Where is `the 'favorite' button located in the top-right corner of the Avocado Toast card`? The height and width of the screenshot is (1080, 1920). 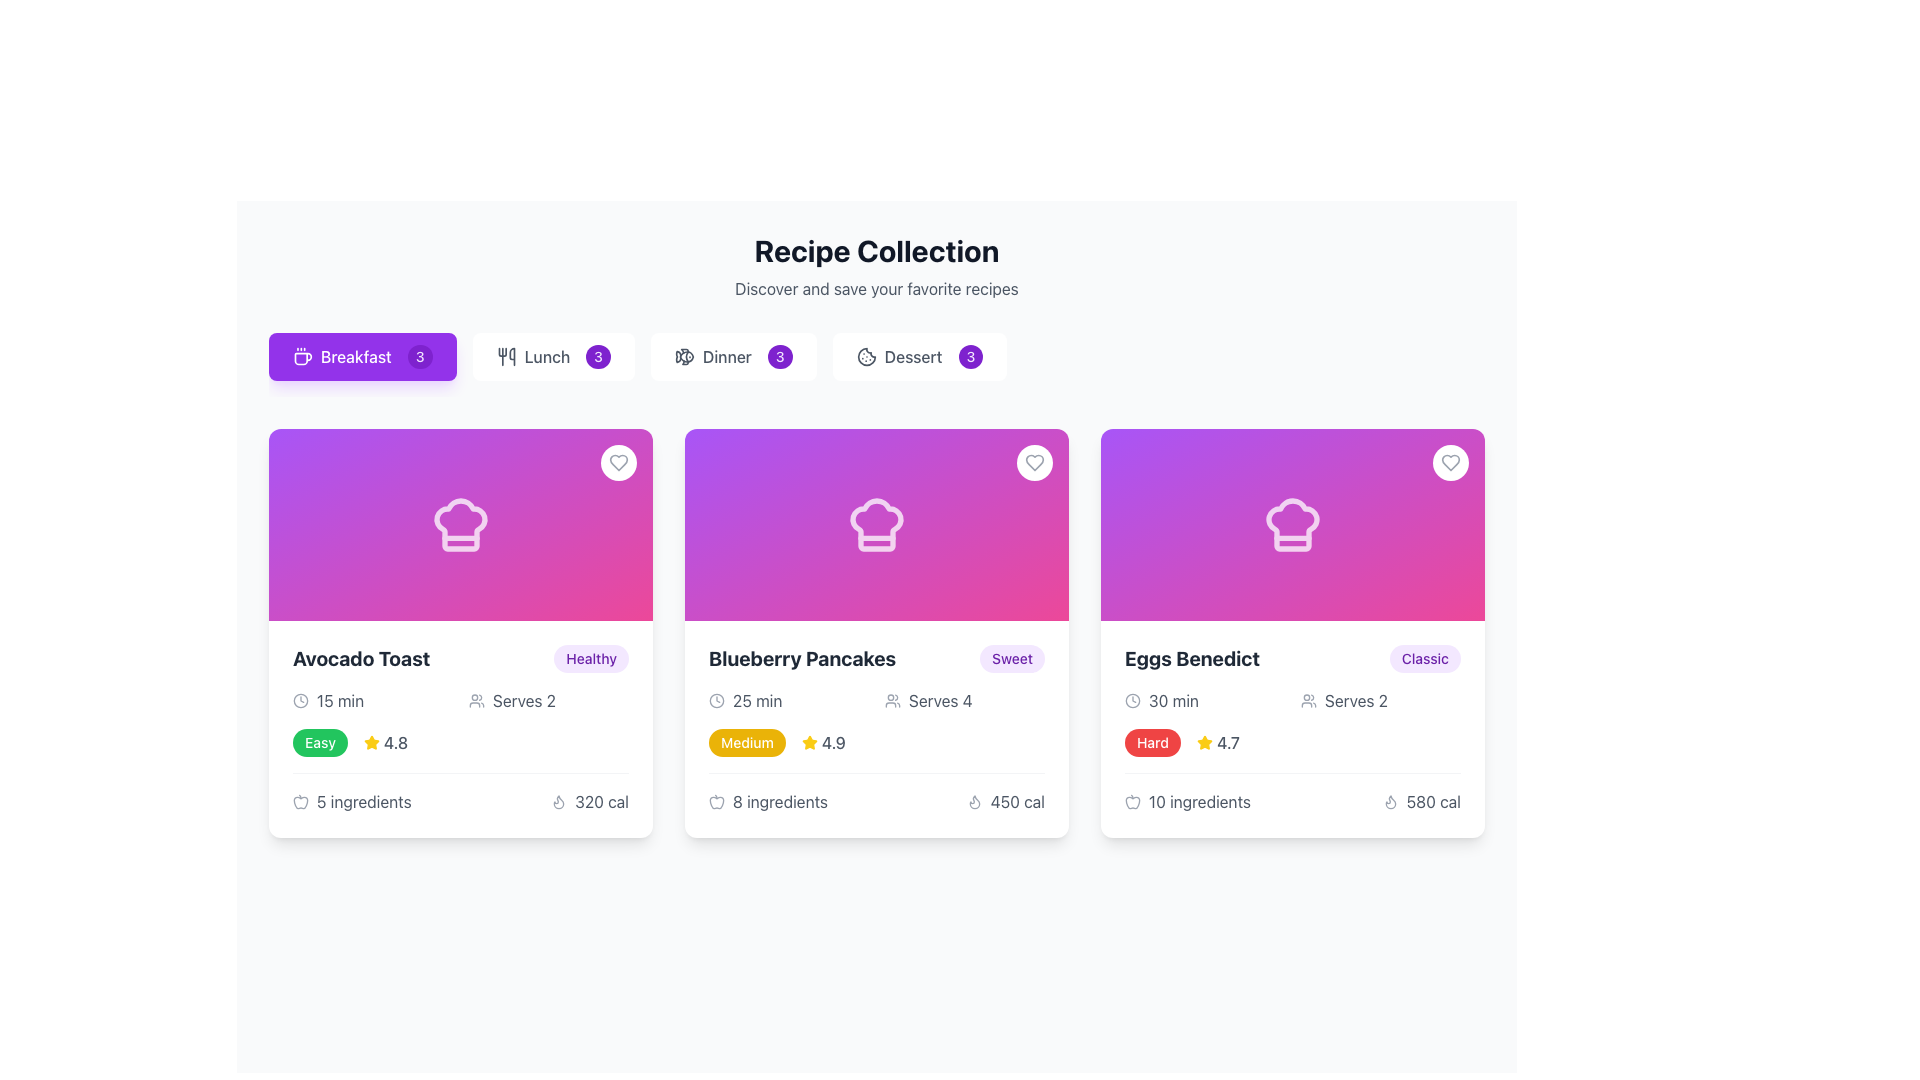 the 'favorite' button located in the top-right corner of the Avocado Toast card is located at coordinates (618, 462).